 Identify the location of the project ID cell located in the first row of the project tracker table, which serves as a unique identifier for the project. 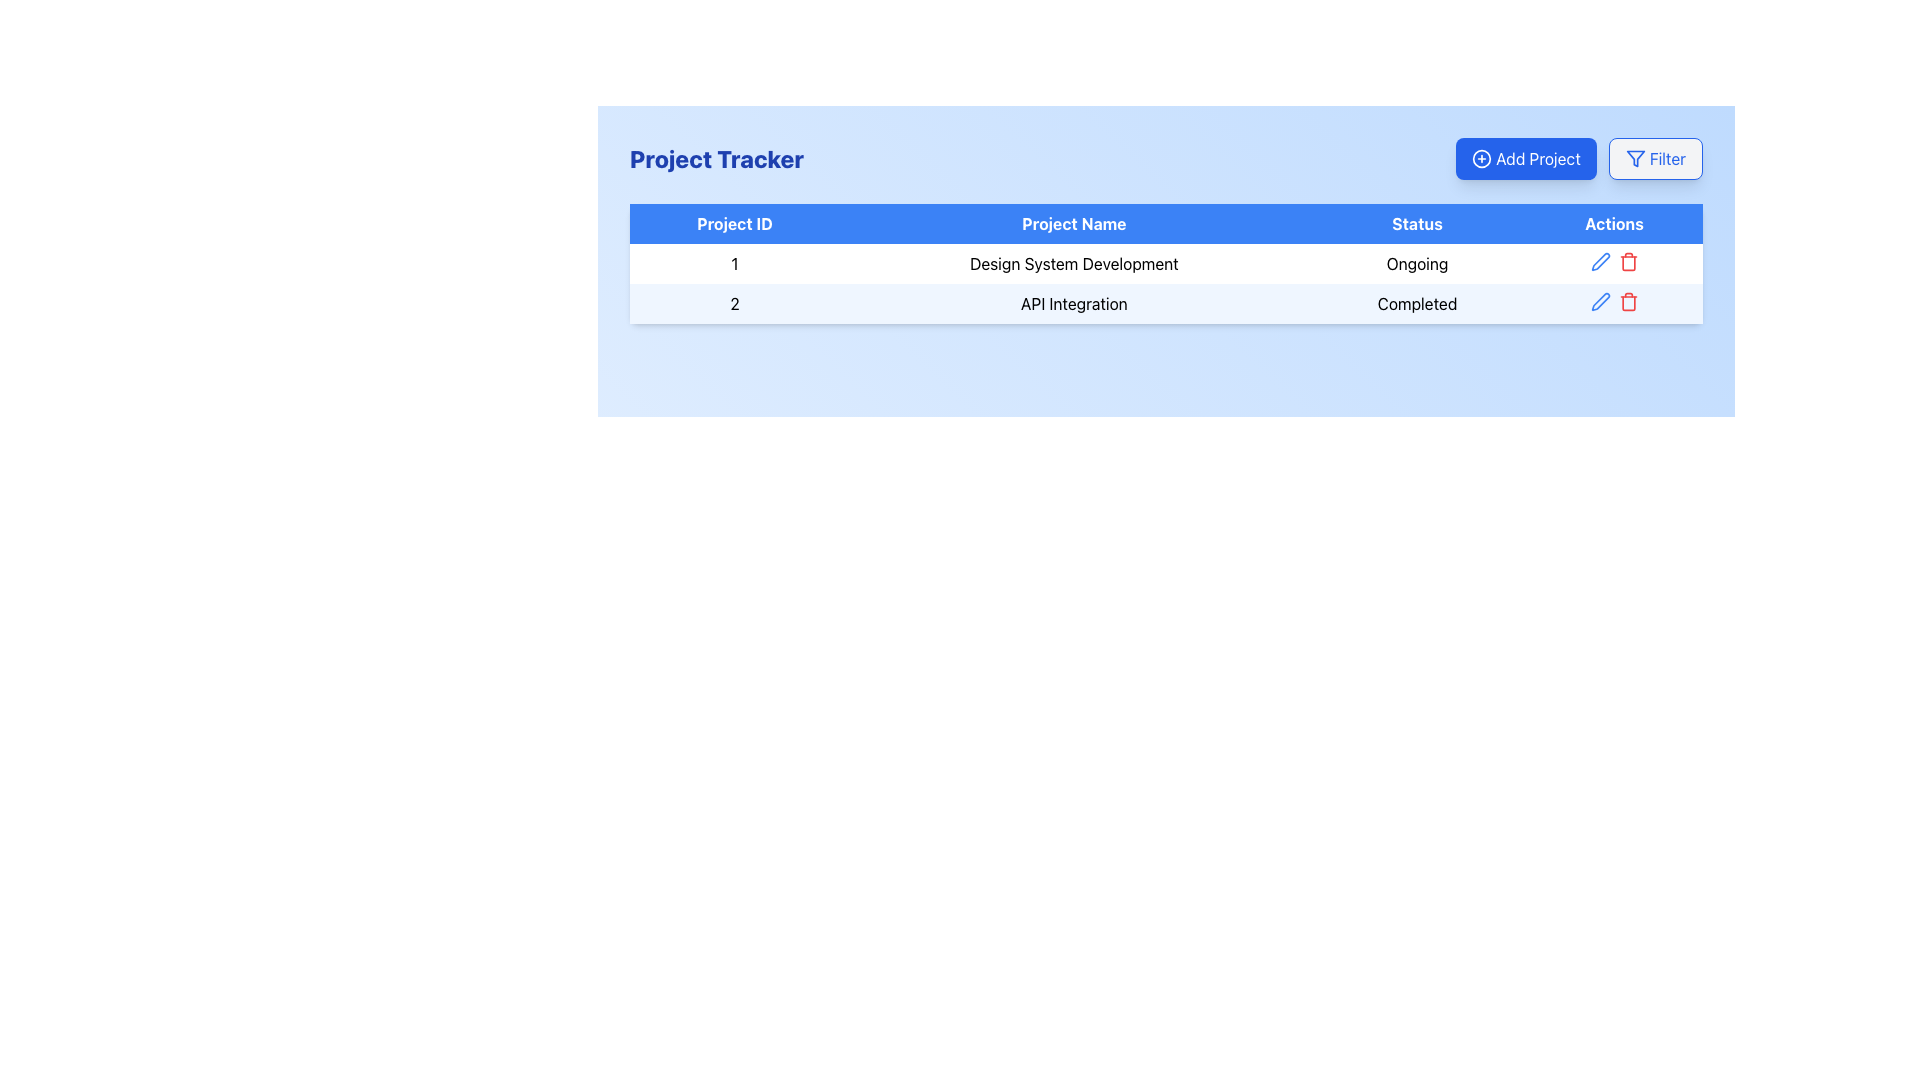
(733, 262).